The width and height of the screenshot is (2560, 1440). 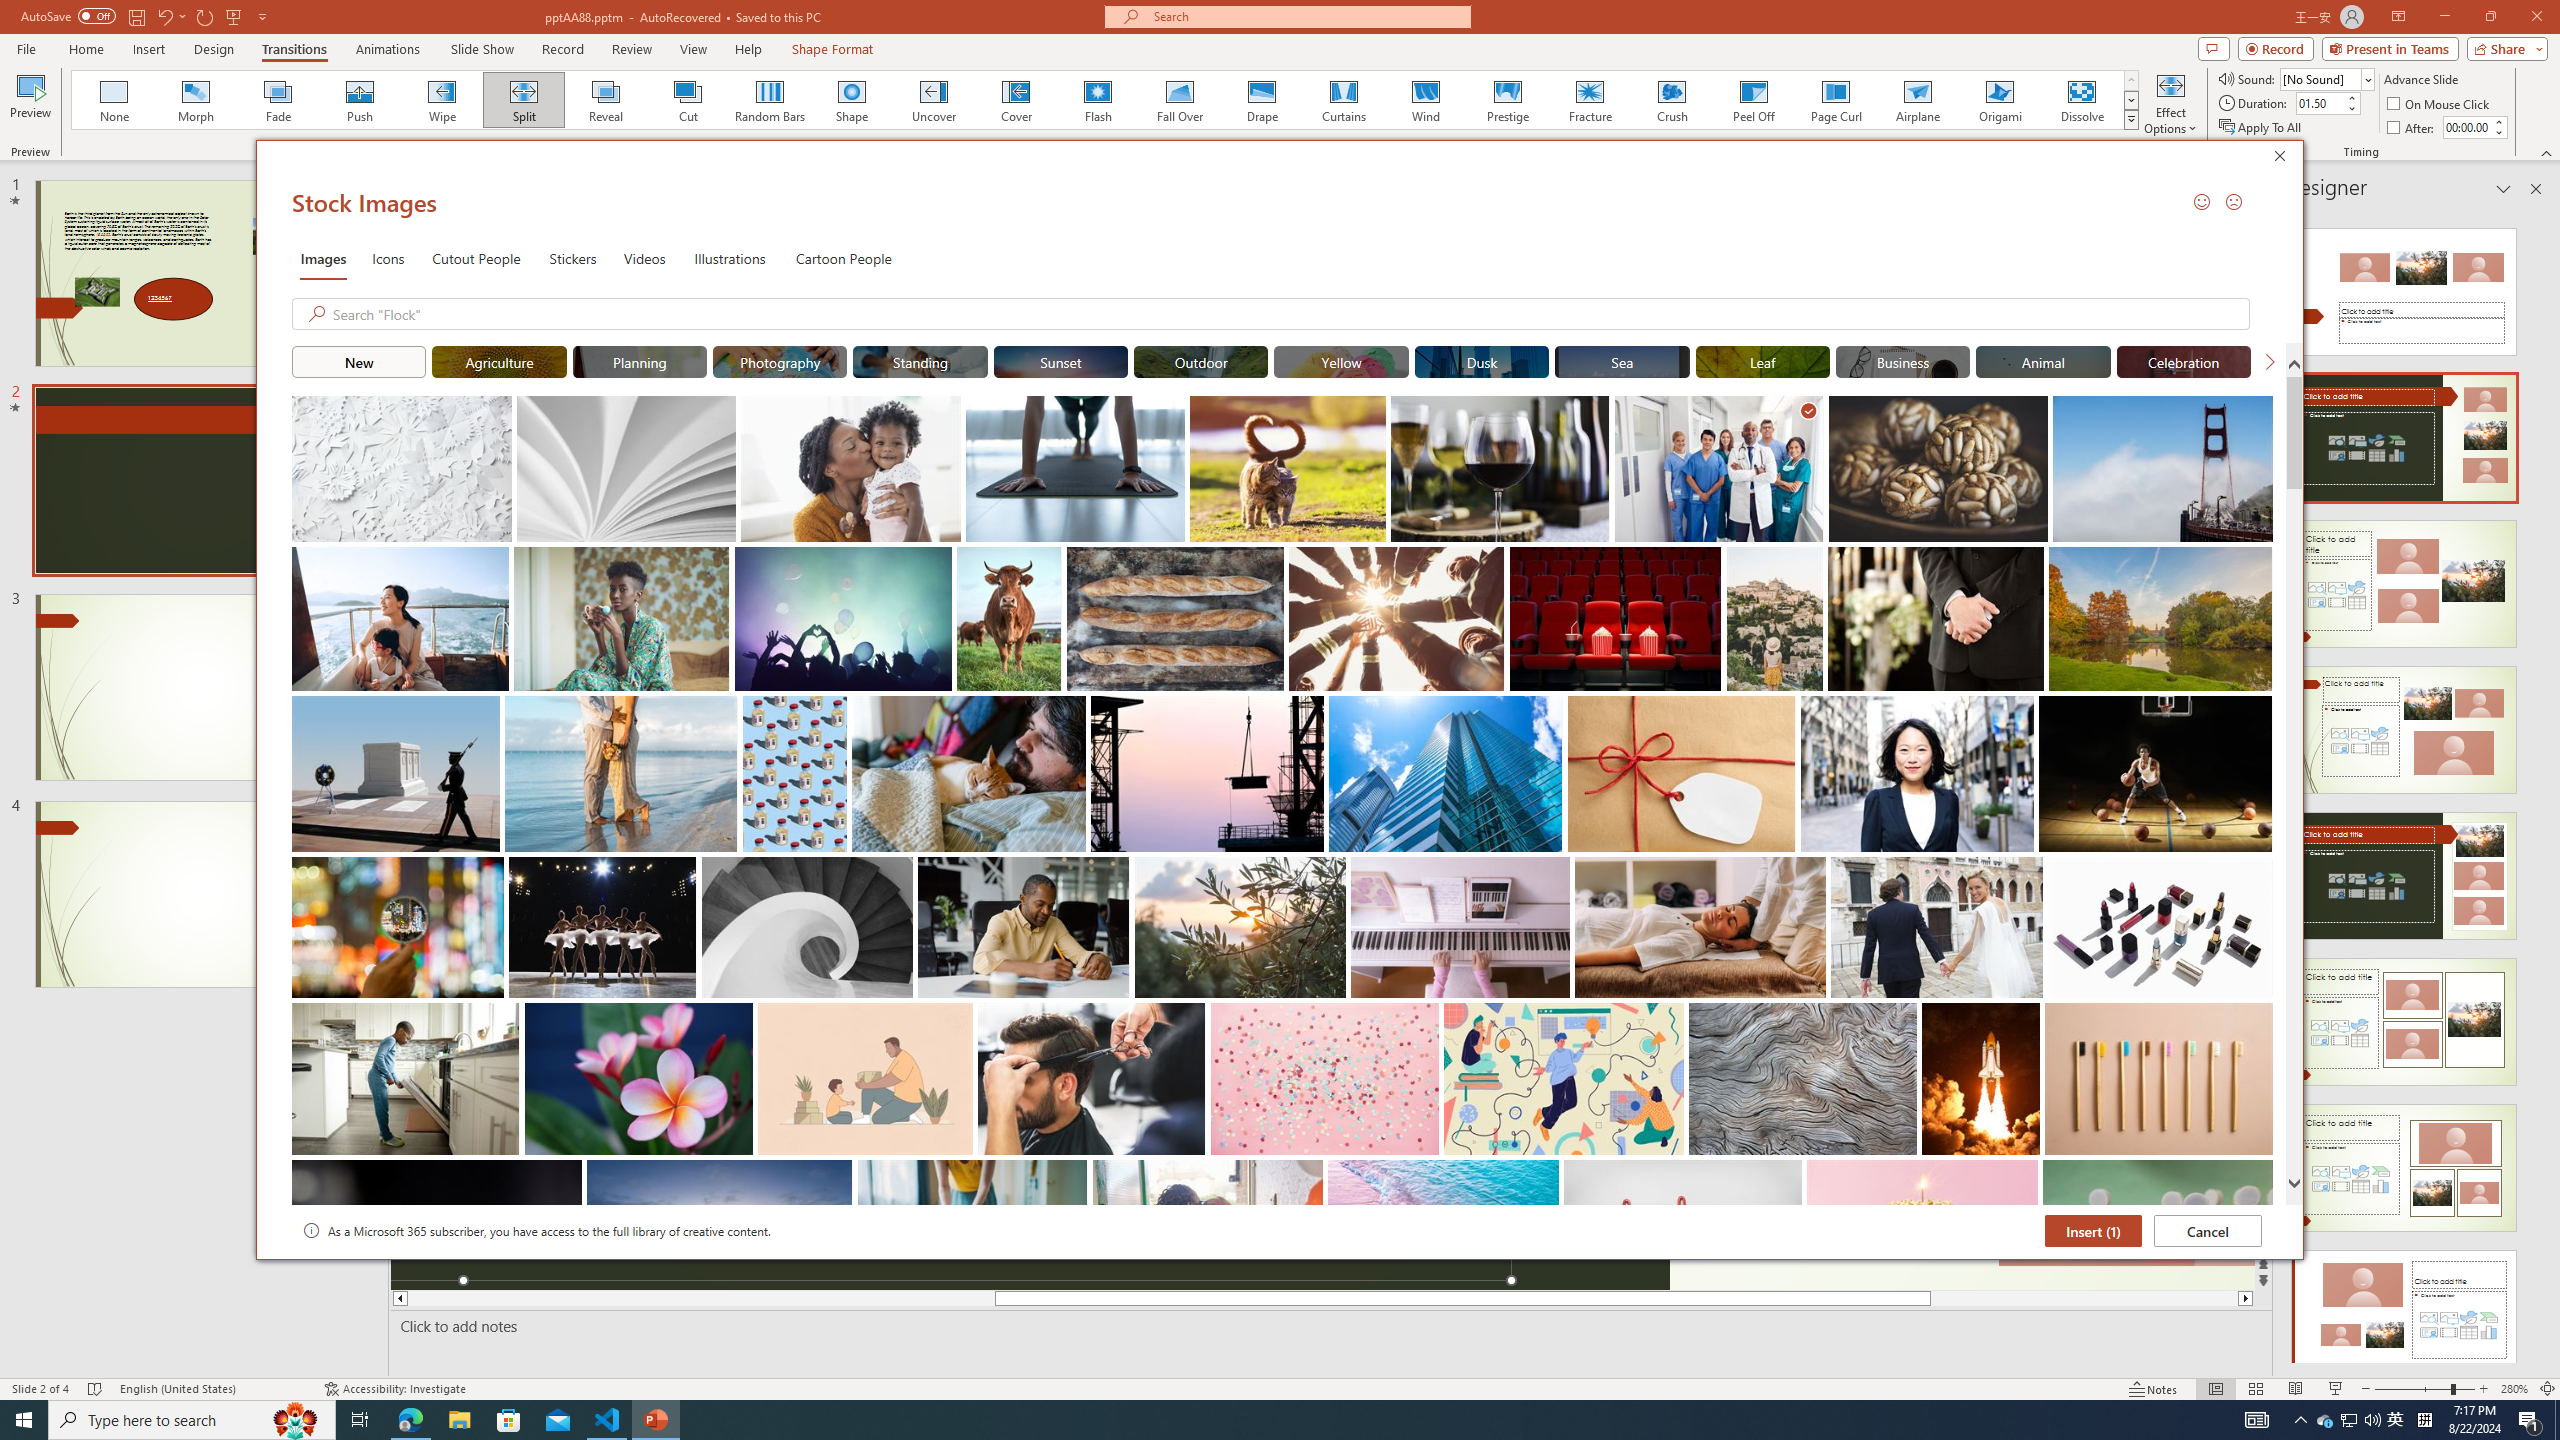 I want to click on 'Reveal', so click(x=606, y=99).